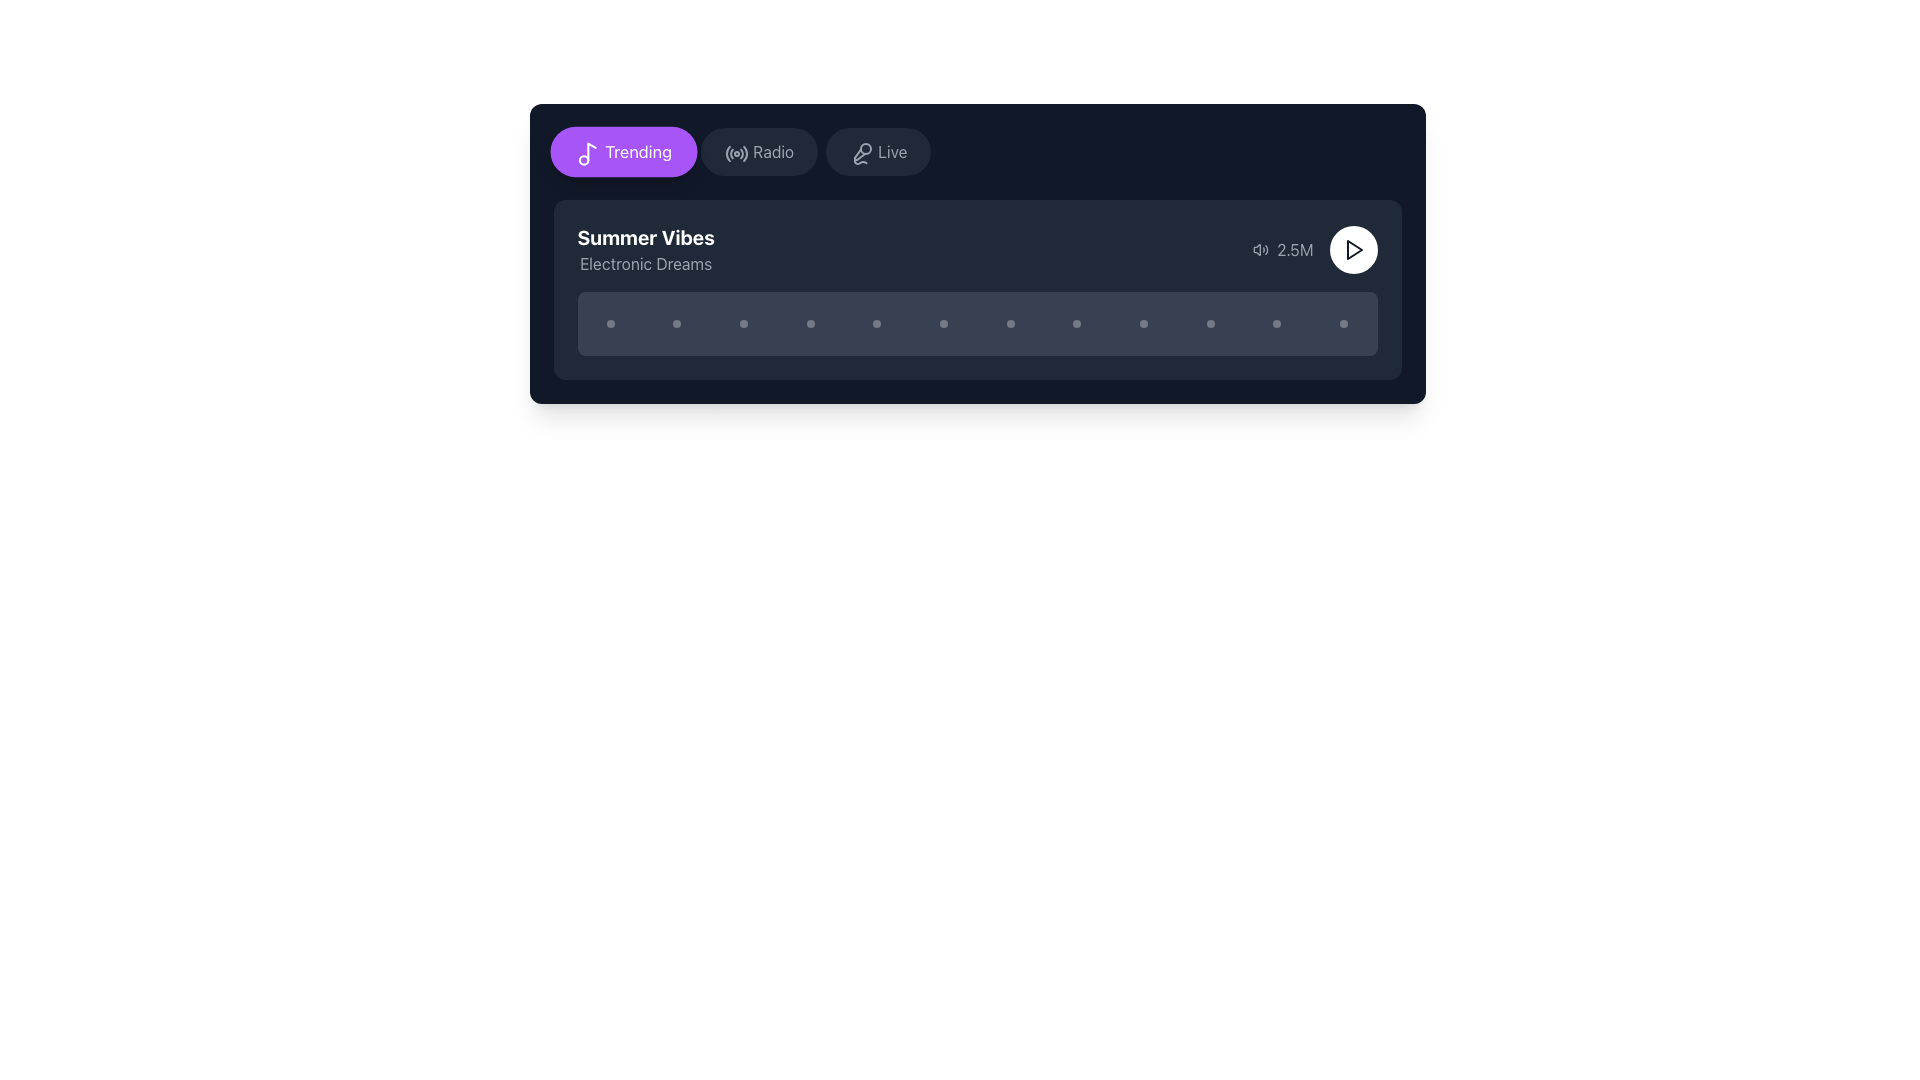  I want to click on the musical note icon located to the left of the 'Trending' button with a purple background, so click(584, 150).